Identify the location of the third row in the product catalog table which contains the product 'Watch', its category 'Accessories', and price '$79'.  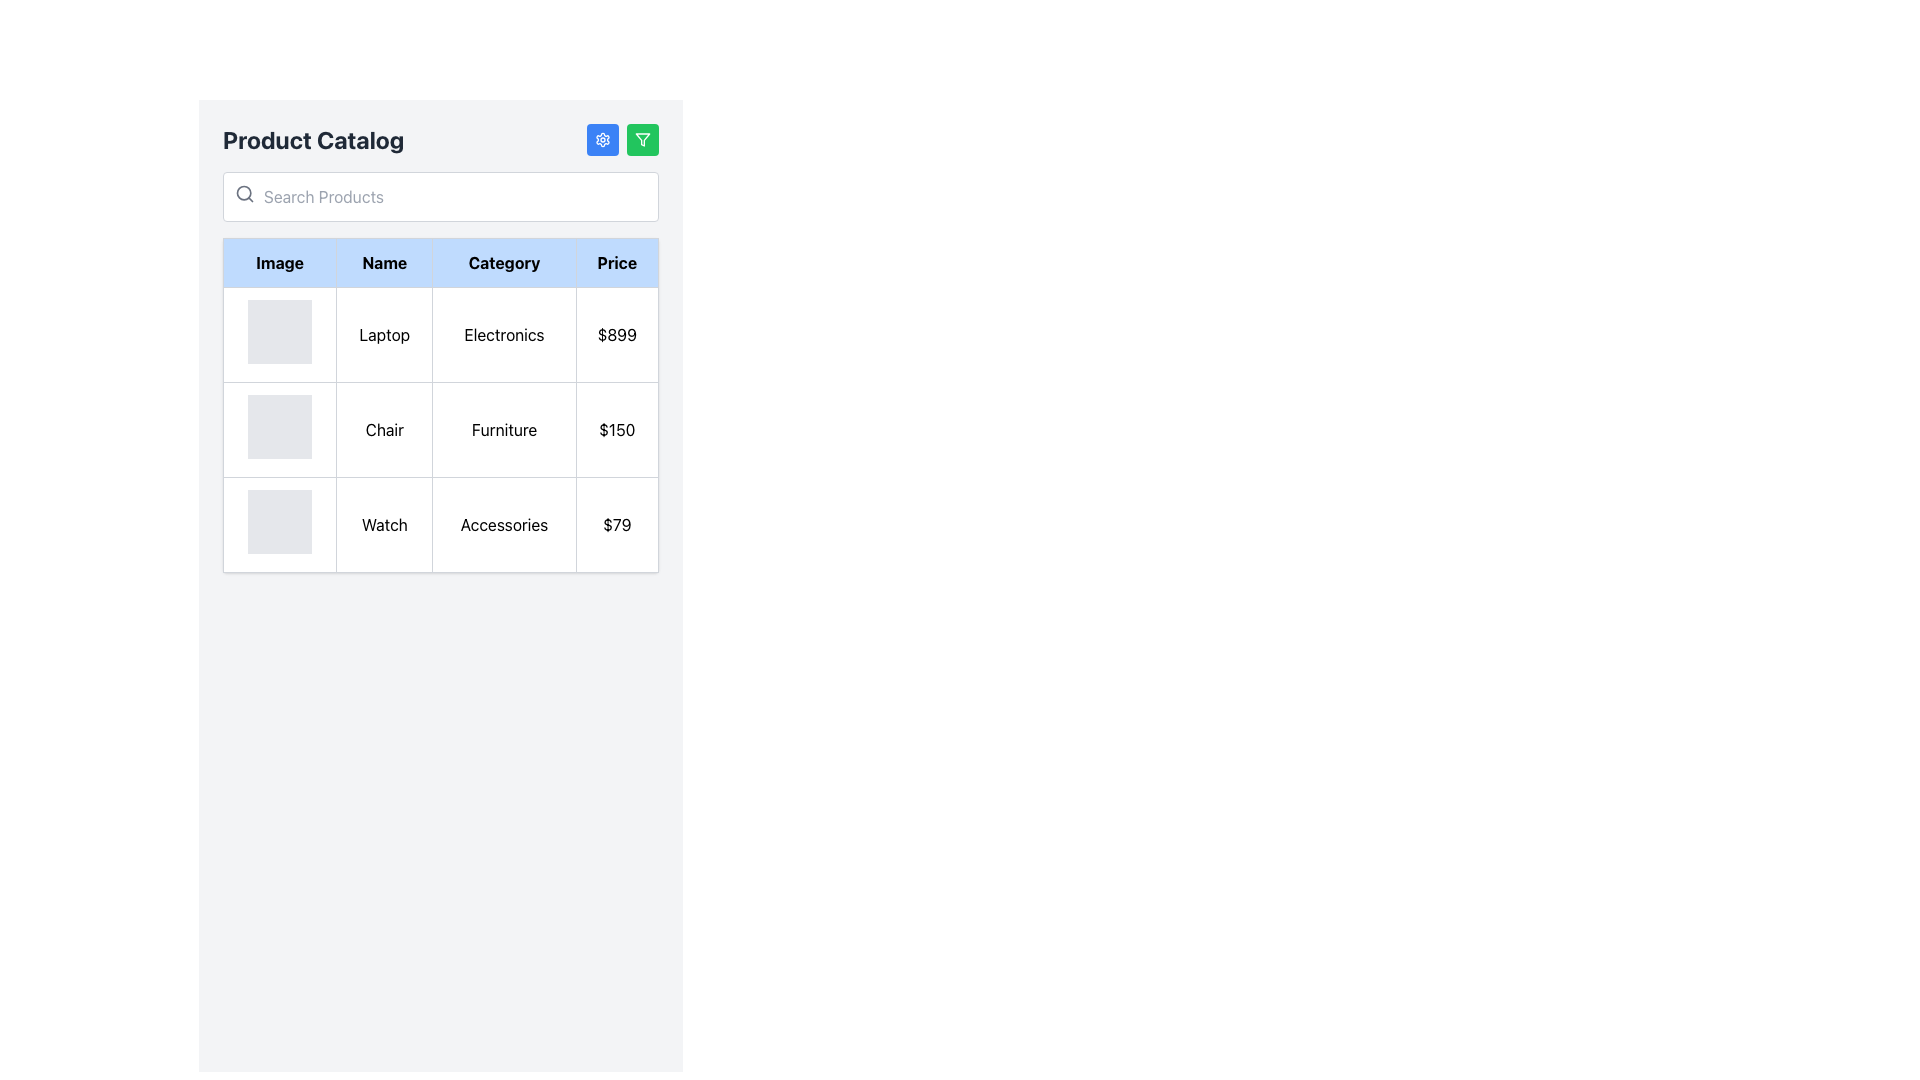
(440, 523).